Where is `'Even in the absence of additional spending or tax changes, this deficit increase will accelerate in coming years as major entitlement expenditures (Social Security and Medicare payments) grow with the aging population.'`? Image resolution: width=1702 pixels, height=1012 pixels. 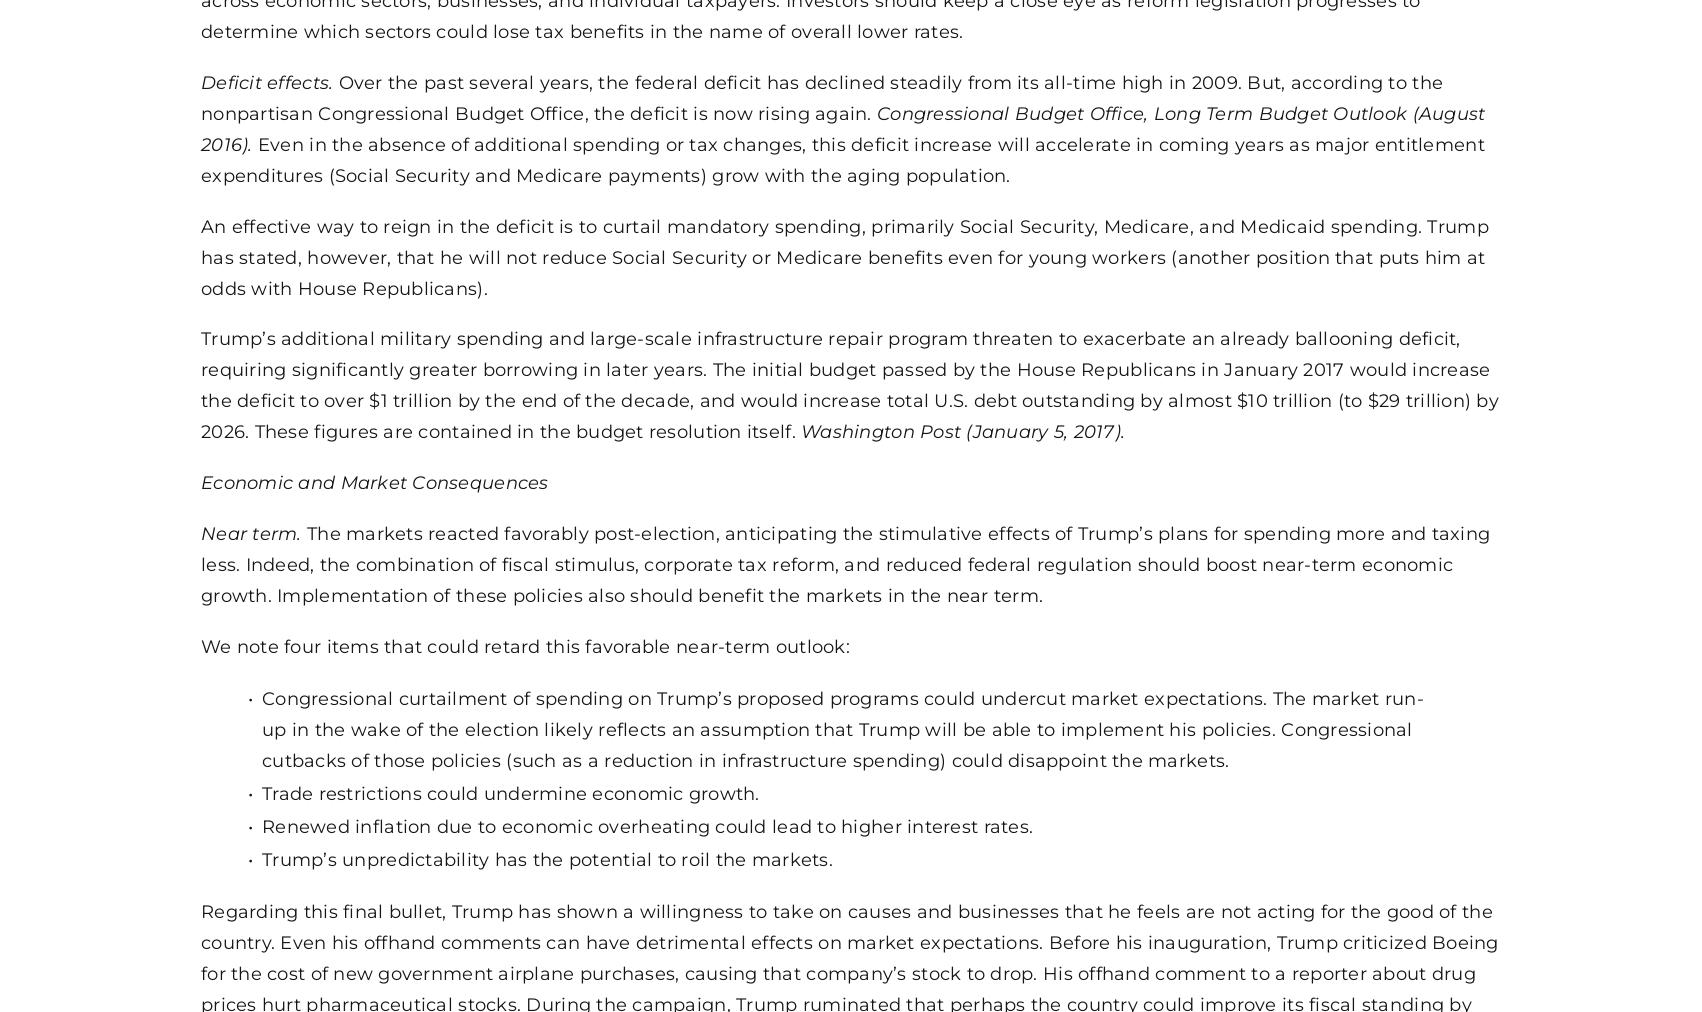
'Even in the absence of additional spending or tax changes, this deficit increase will accelerate in coming years as major entitlement expenditures (Social Security and Medicare payments) grow with the aging population.' is located at coordinates (841, 158).